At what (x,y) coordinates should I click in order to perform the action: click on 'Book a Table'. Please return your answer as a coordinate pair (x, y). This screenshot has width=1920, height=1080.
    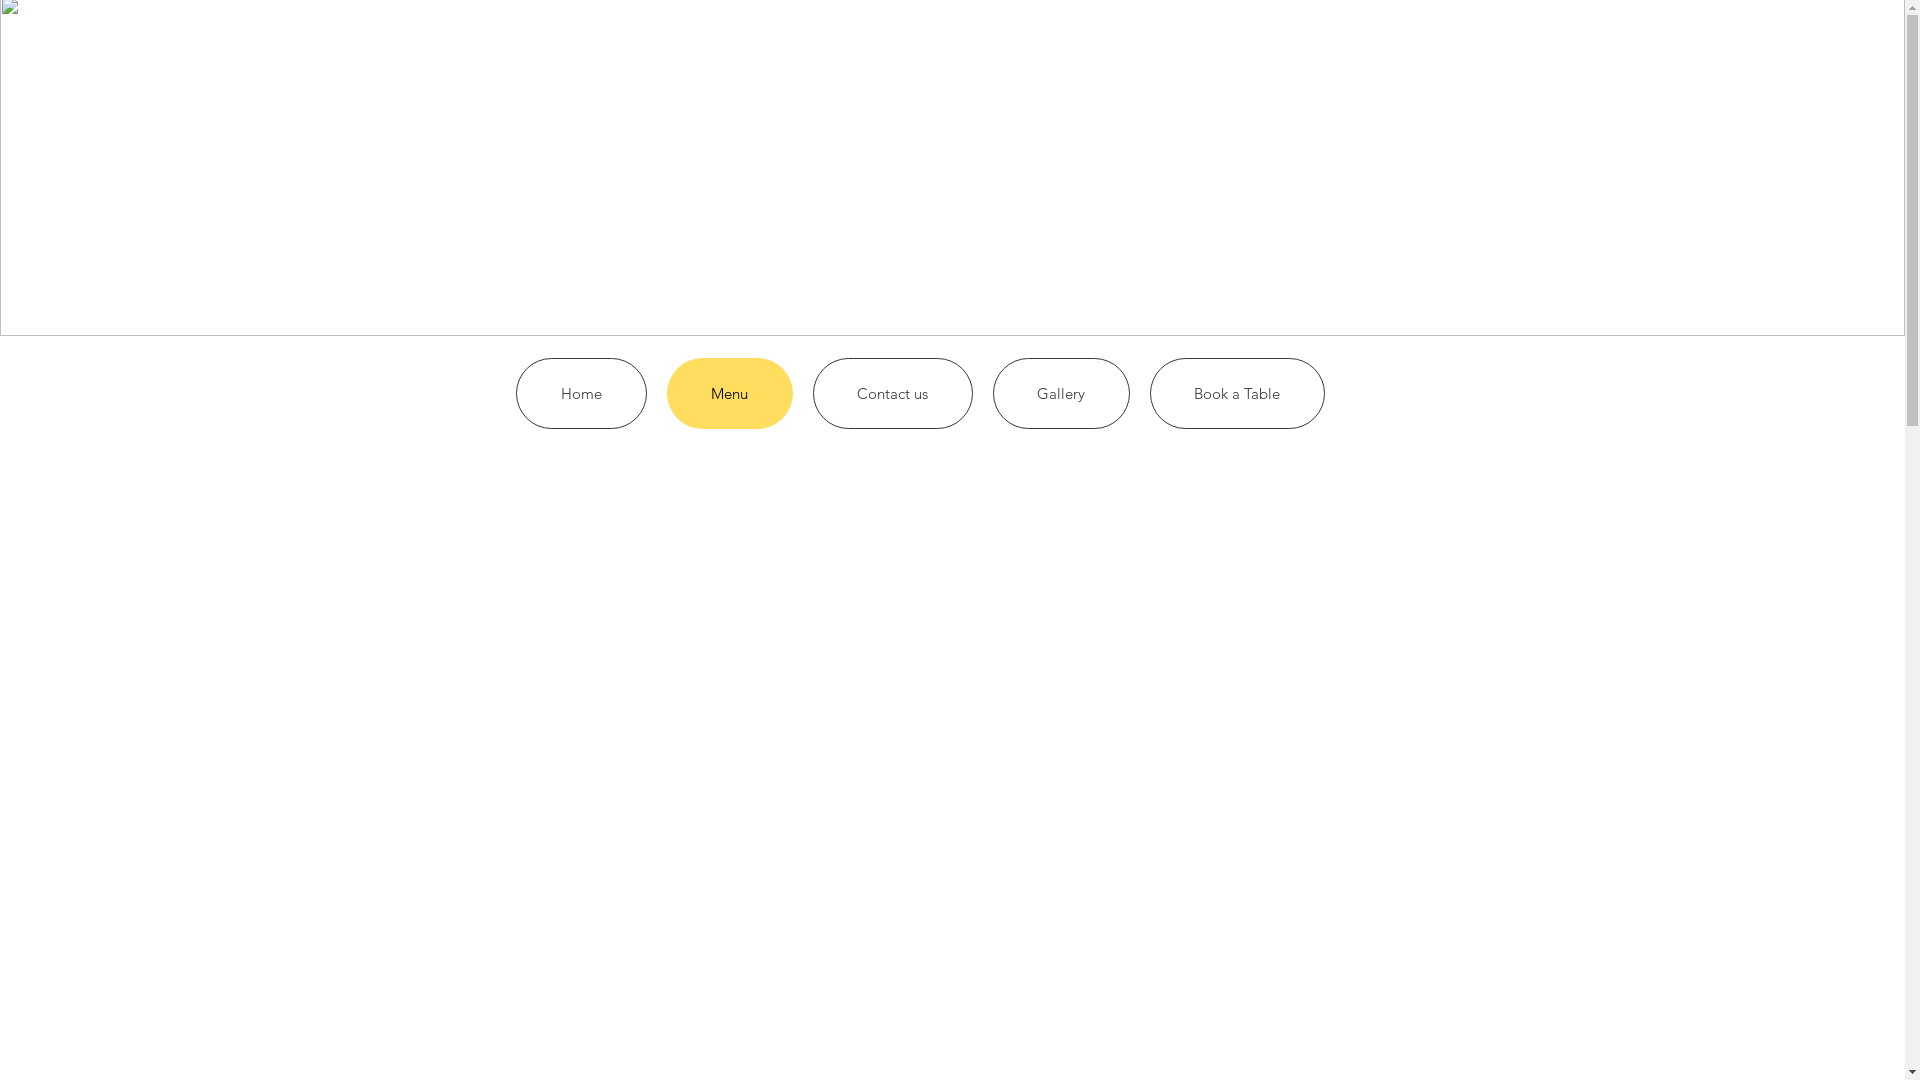
    Looking at the image, I should click on (1236, 393).